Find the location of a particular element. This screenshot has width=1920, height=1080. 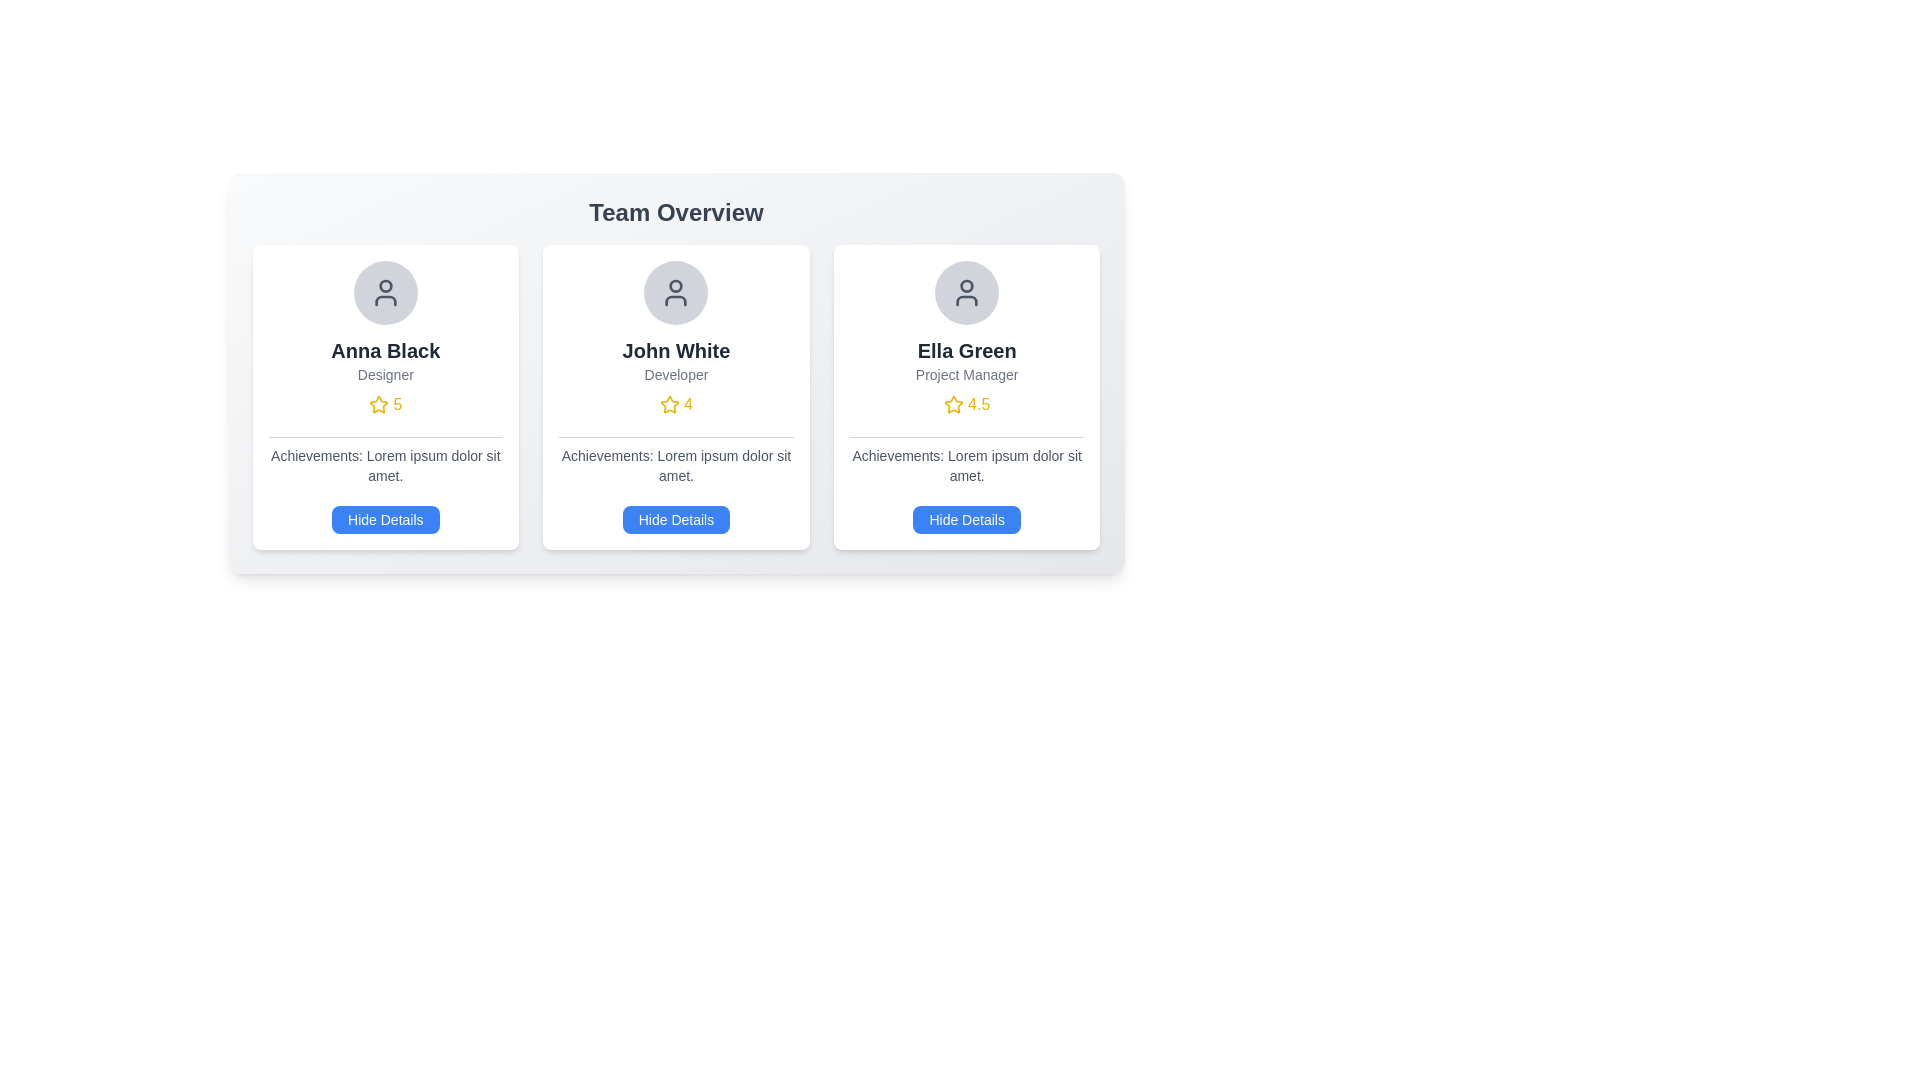

achievement information text associated with 'John White', located in the middle column under the 'John White' profile card, between the star rating and the 'Hide Details' button is located at coordinates (676, 466).